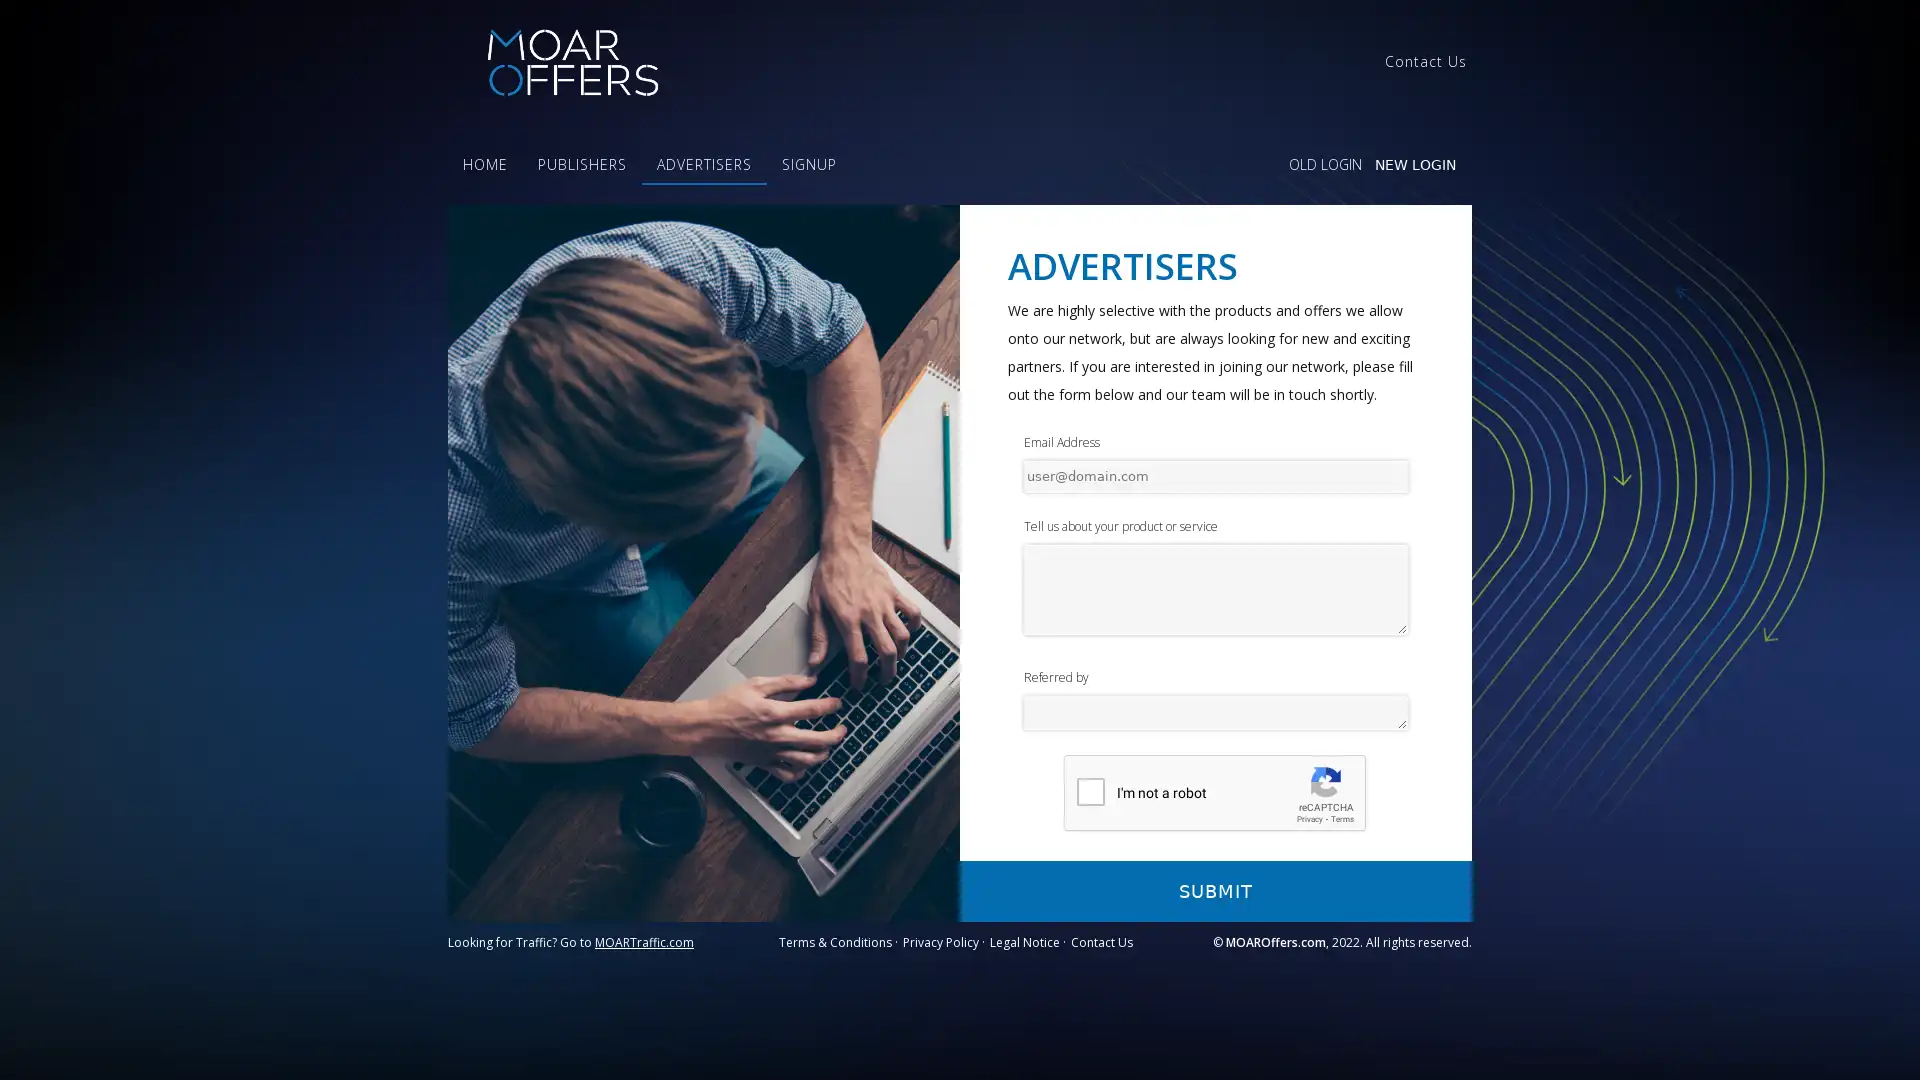  I want to click on NEW LOGIN, so click(1414, 164).